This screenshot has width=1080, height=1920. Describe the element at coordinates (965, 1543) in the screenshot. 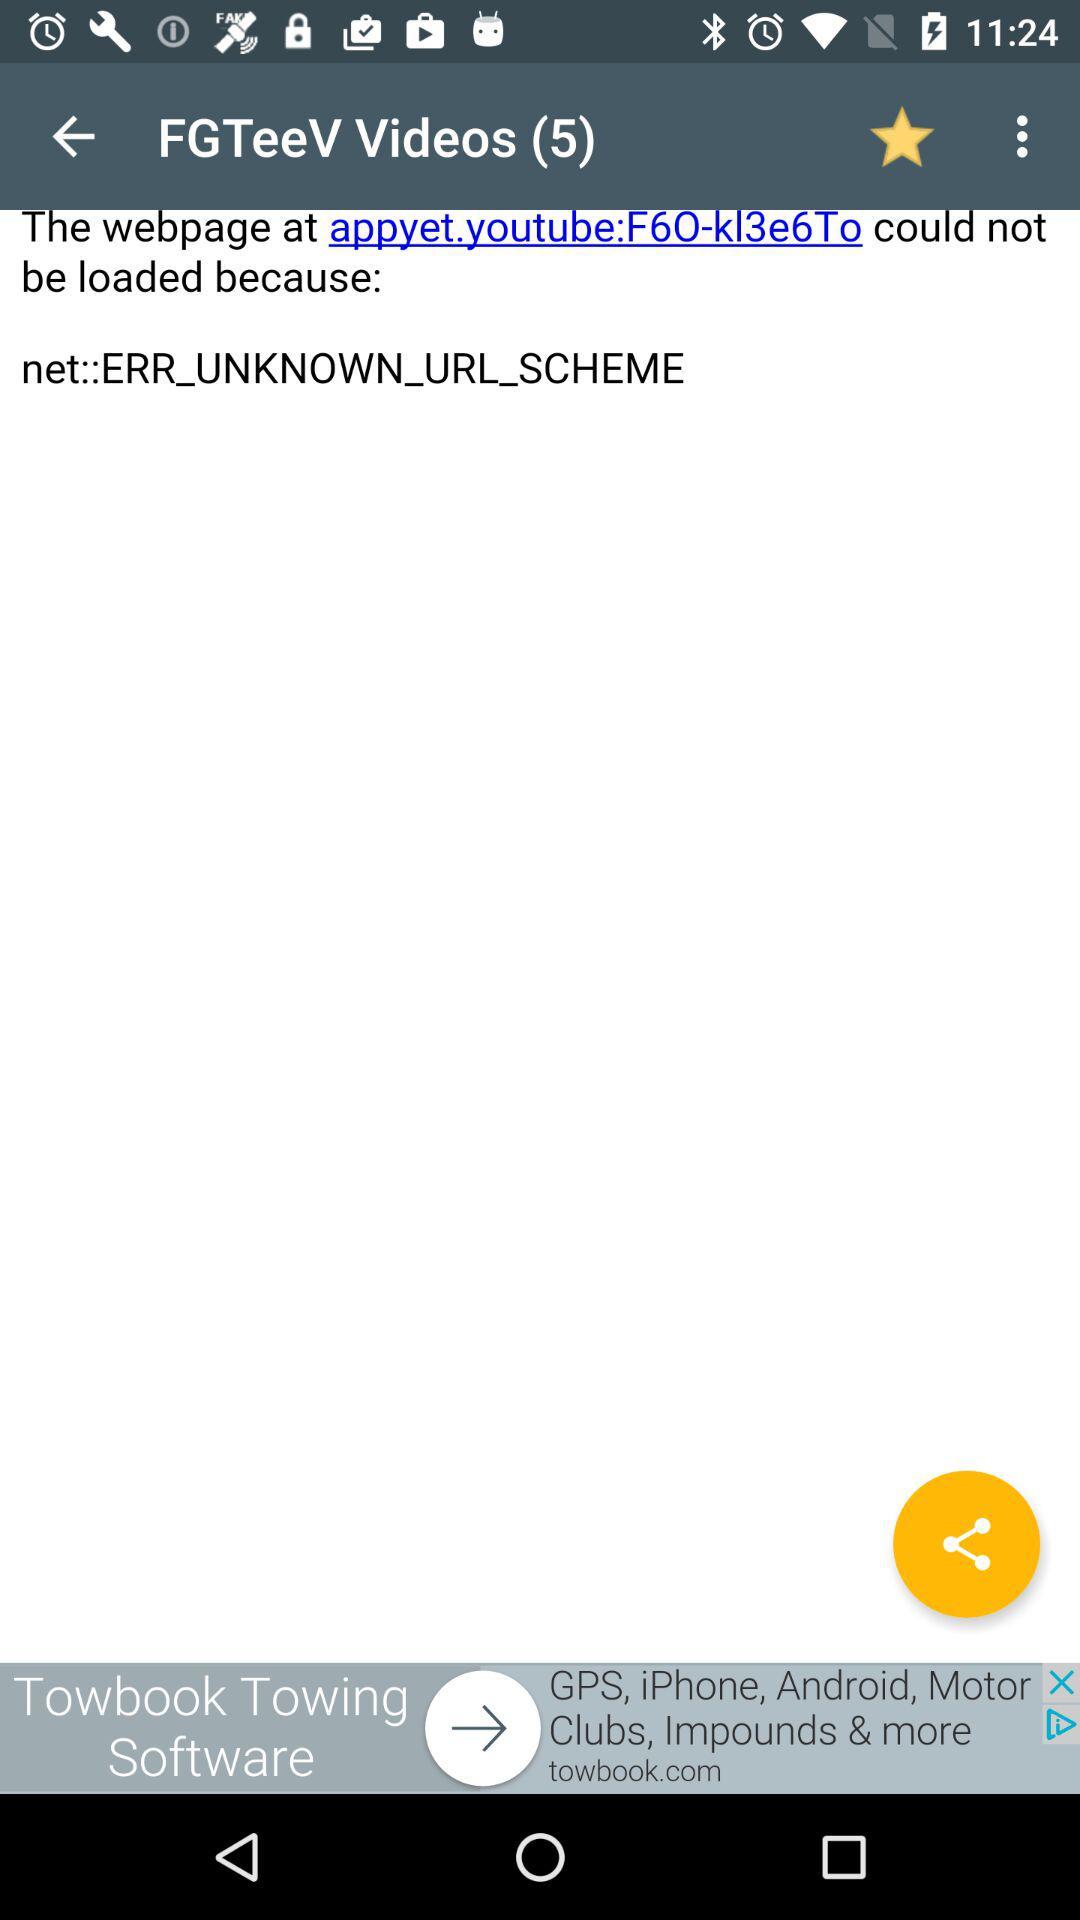

I see `the share icon` at that location.